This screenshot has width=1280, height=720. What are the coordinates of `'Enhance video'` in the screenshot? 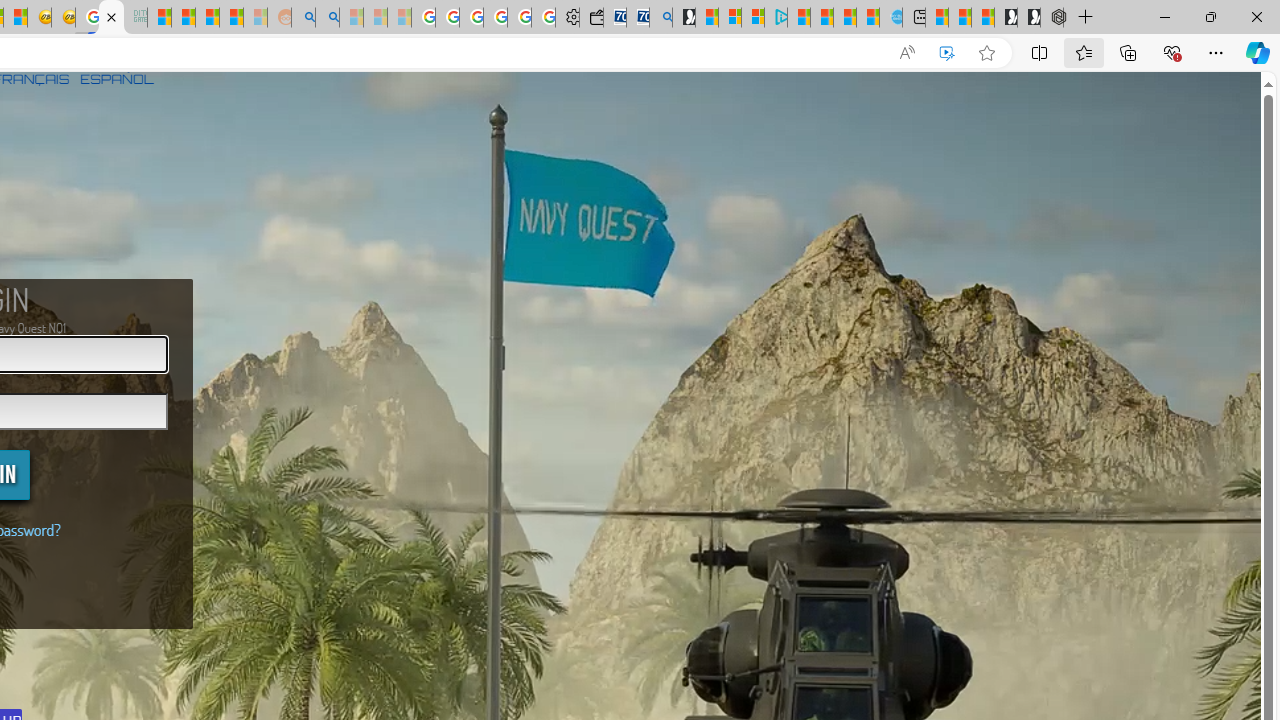 It's located at (945, 52).